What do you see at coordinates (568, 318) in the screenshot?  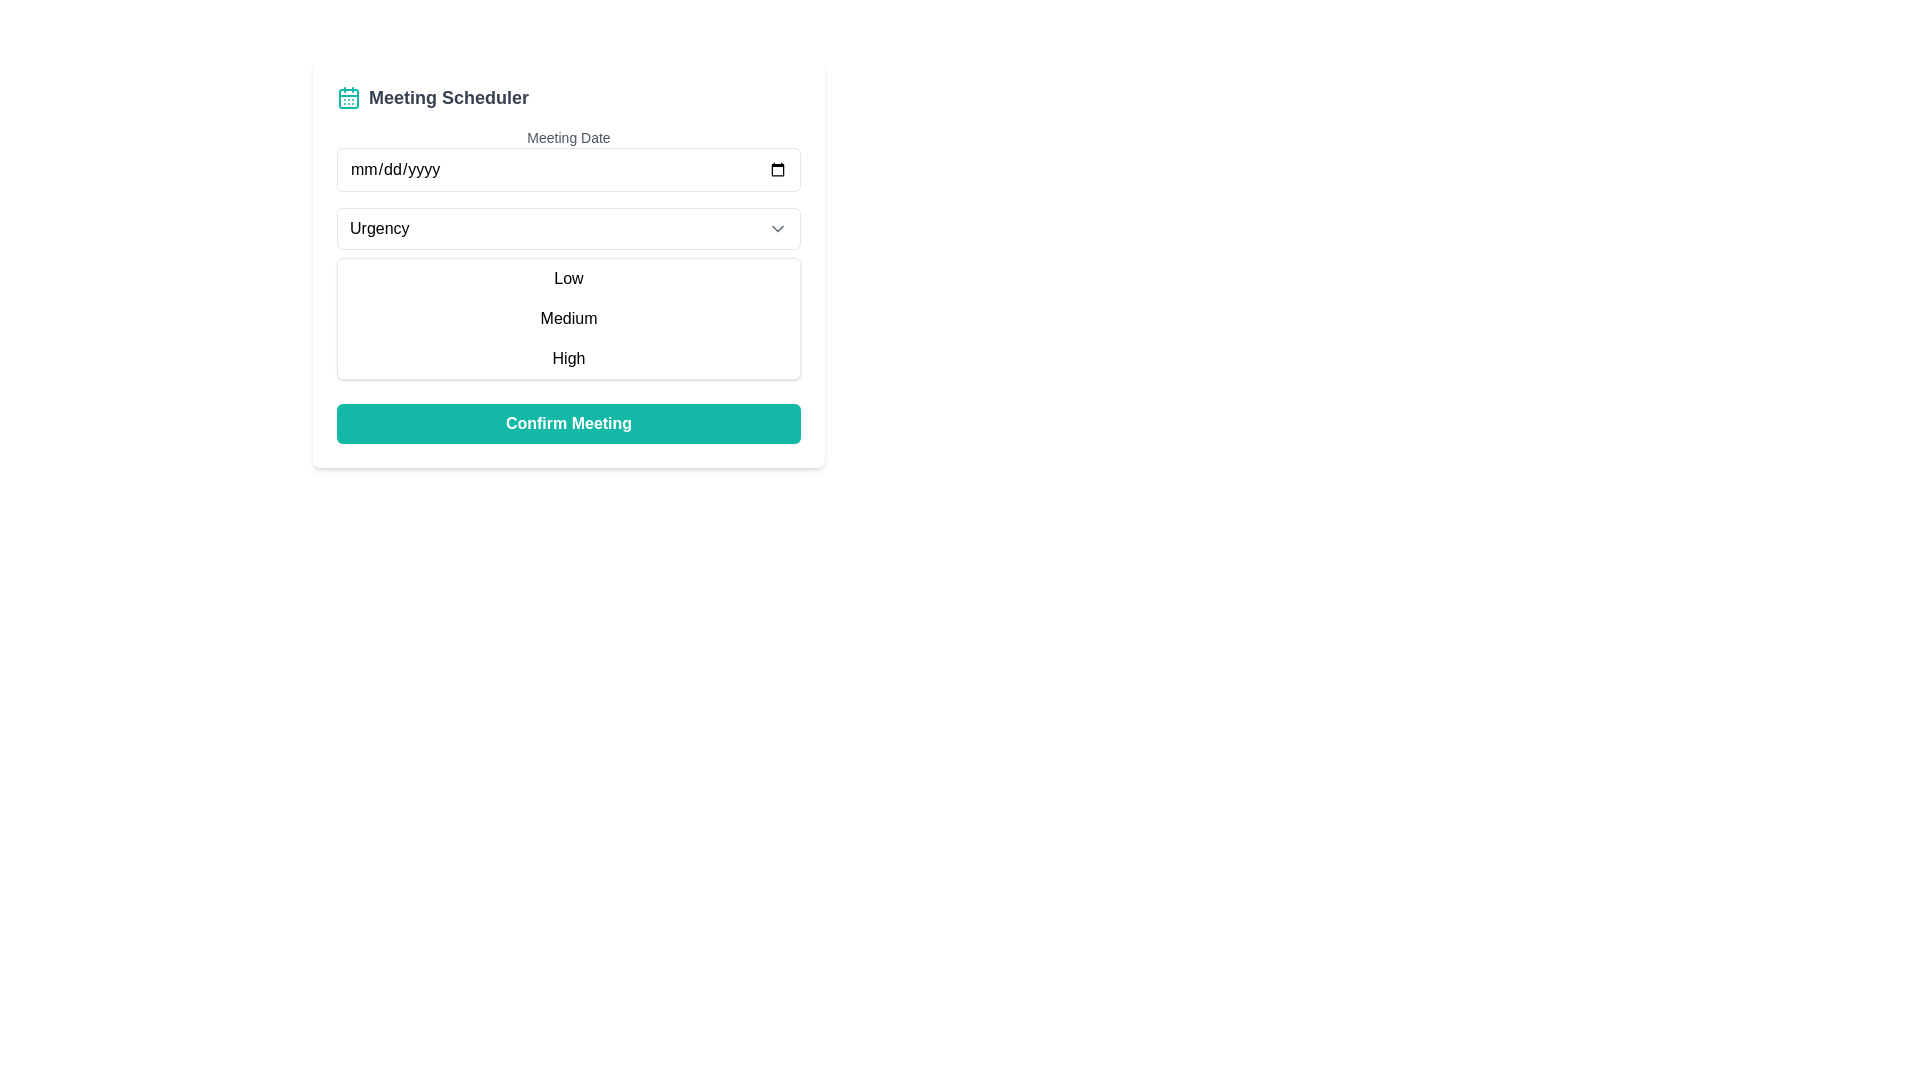 I see `the selectable option labeled 'Medium' within the urgency selection menu` at bounding box center [568, 318].